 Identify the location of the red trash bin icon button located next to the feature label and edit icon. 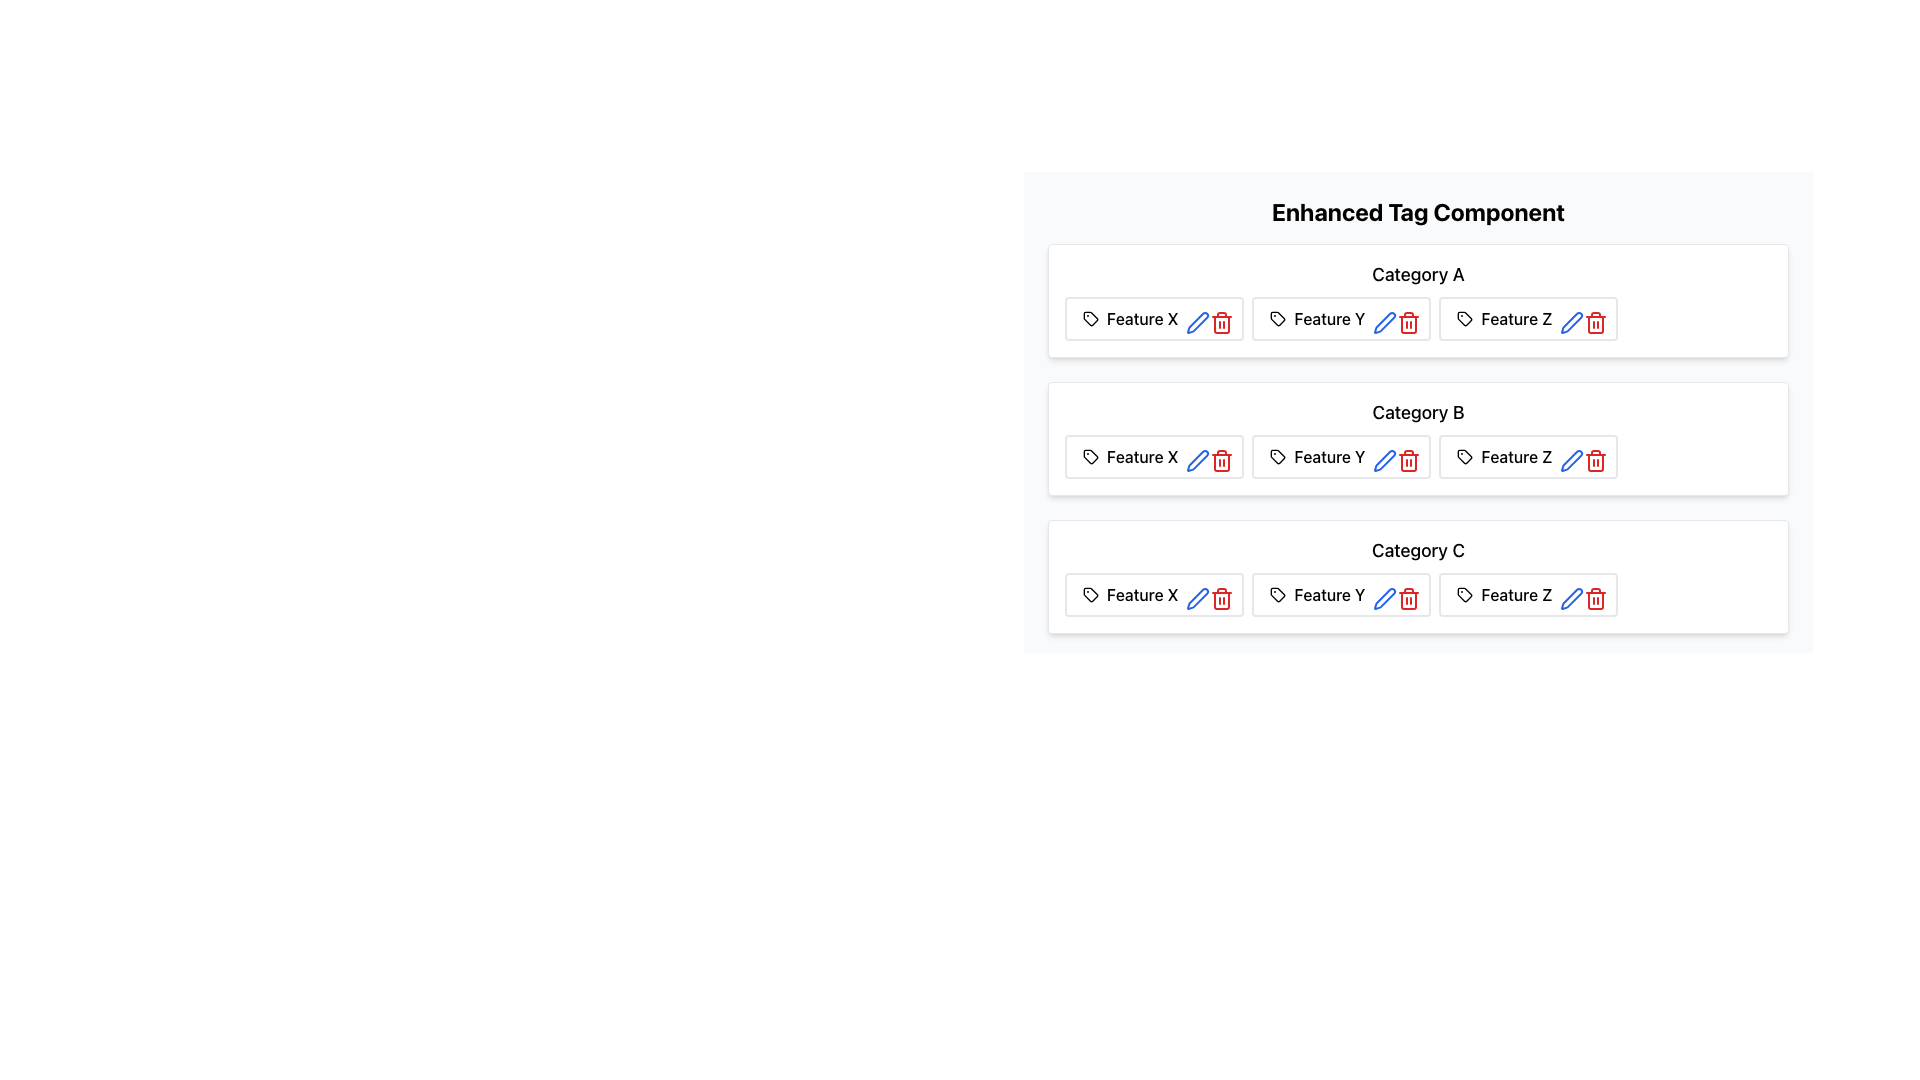
(1595, 461).